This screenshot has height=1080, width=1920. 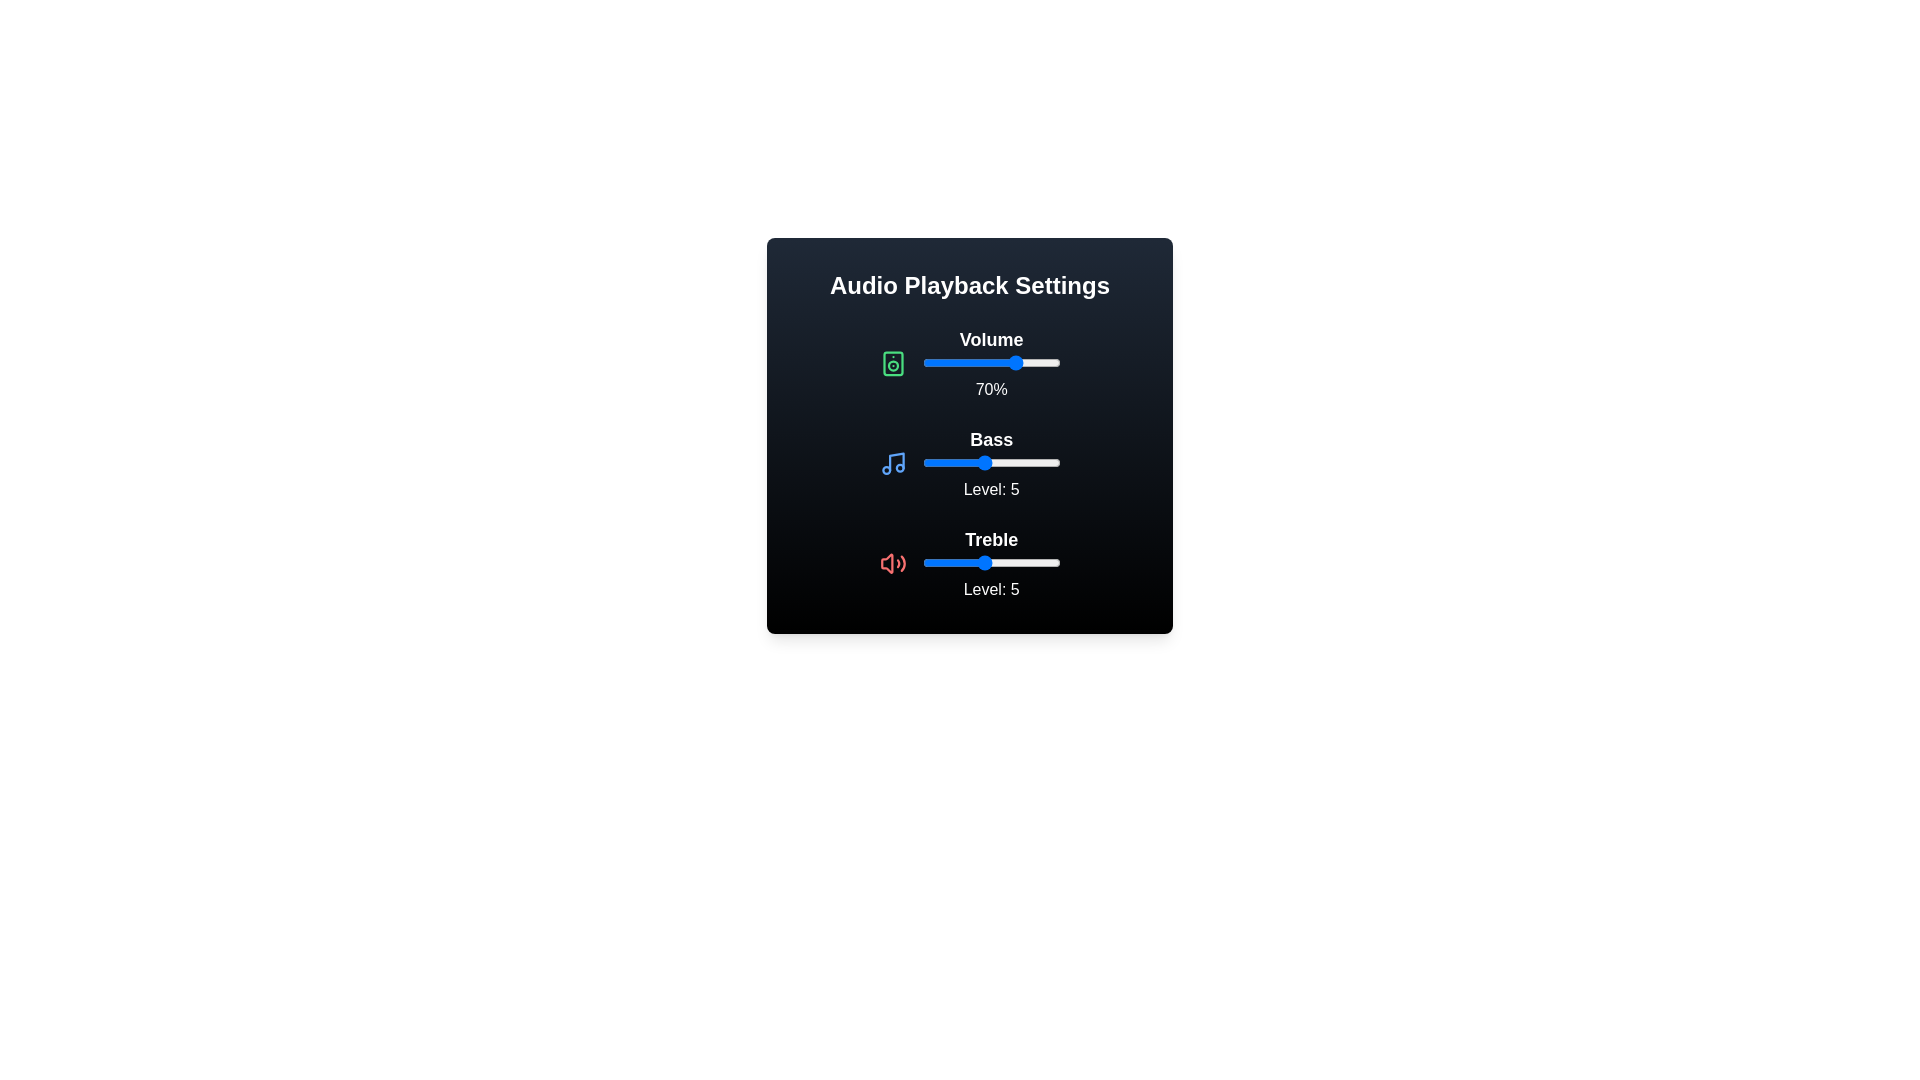 What do you see at coordinates (1029, 563) in the screenshot?
I see `treble level` at bounding box center [1029, 563].